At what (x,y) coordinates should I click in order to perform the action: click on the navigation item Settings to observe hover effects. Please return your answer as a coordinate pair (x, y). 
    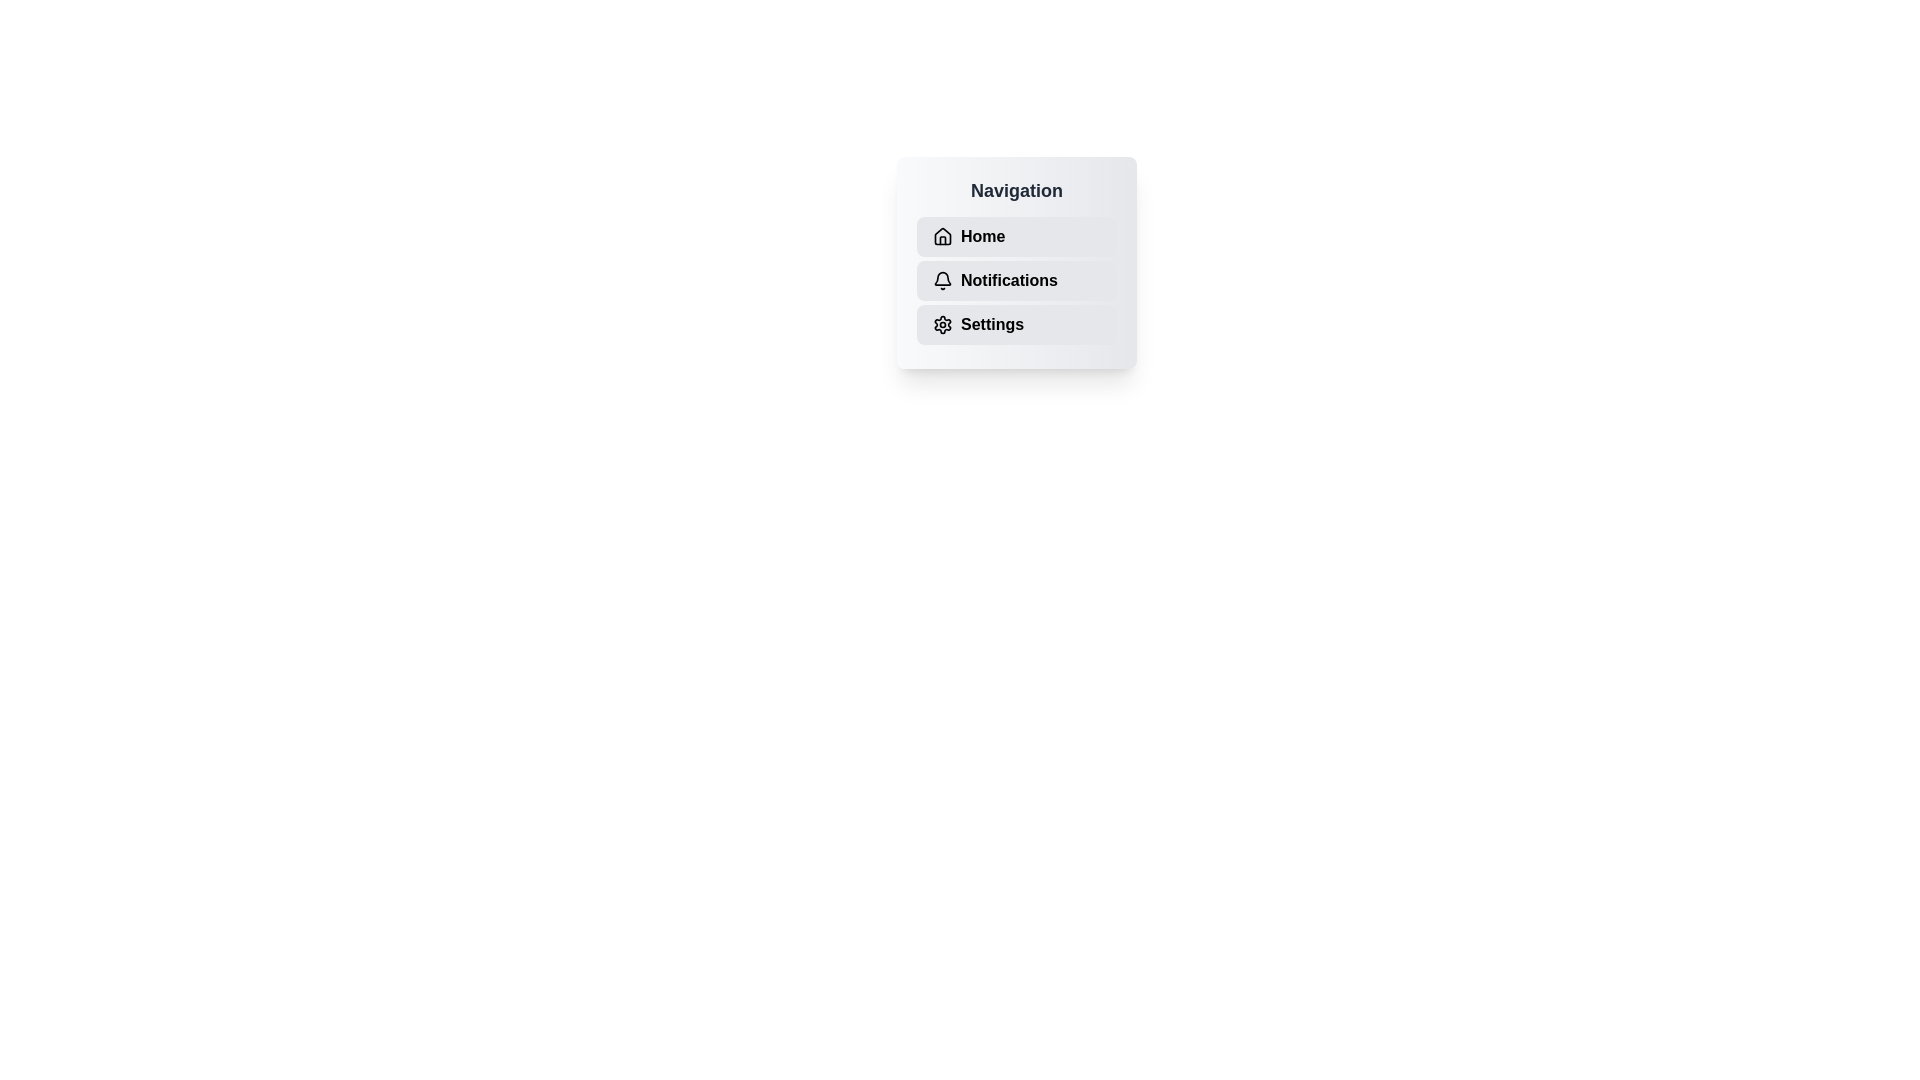
    Looking at the image, I should click on (1017, 323).